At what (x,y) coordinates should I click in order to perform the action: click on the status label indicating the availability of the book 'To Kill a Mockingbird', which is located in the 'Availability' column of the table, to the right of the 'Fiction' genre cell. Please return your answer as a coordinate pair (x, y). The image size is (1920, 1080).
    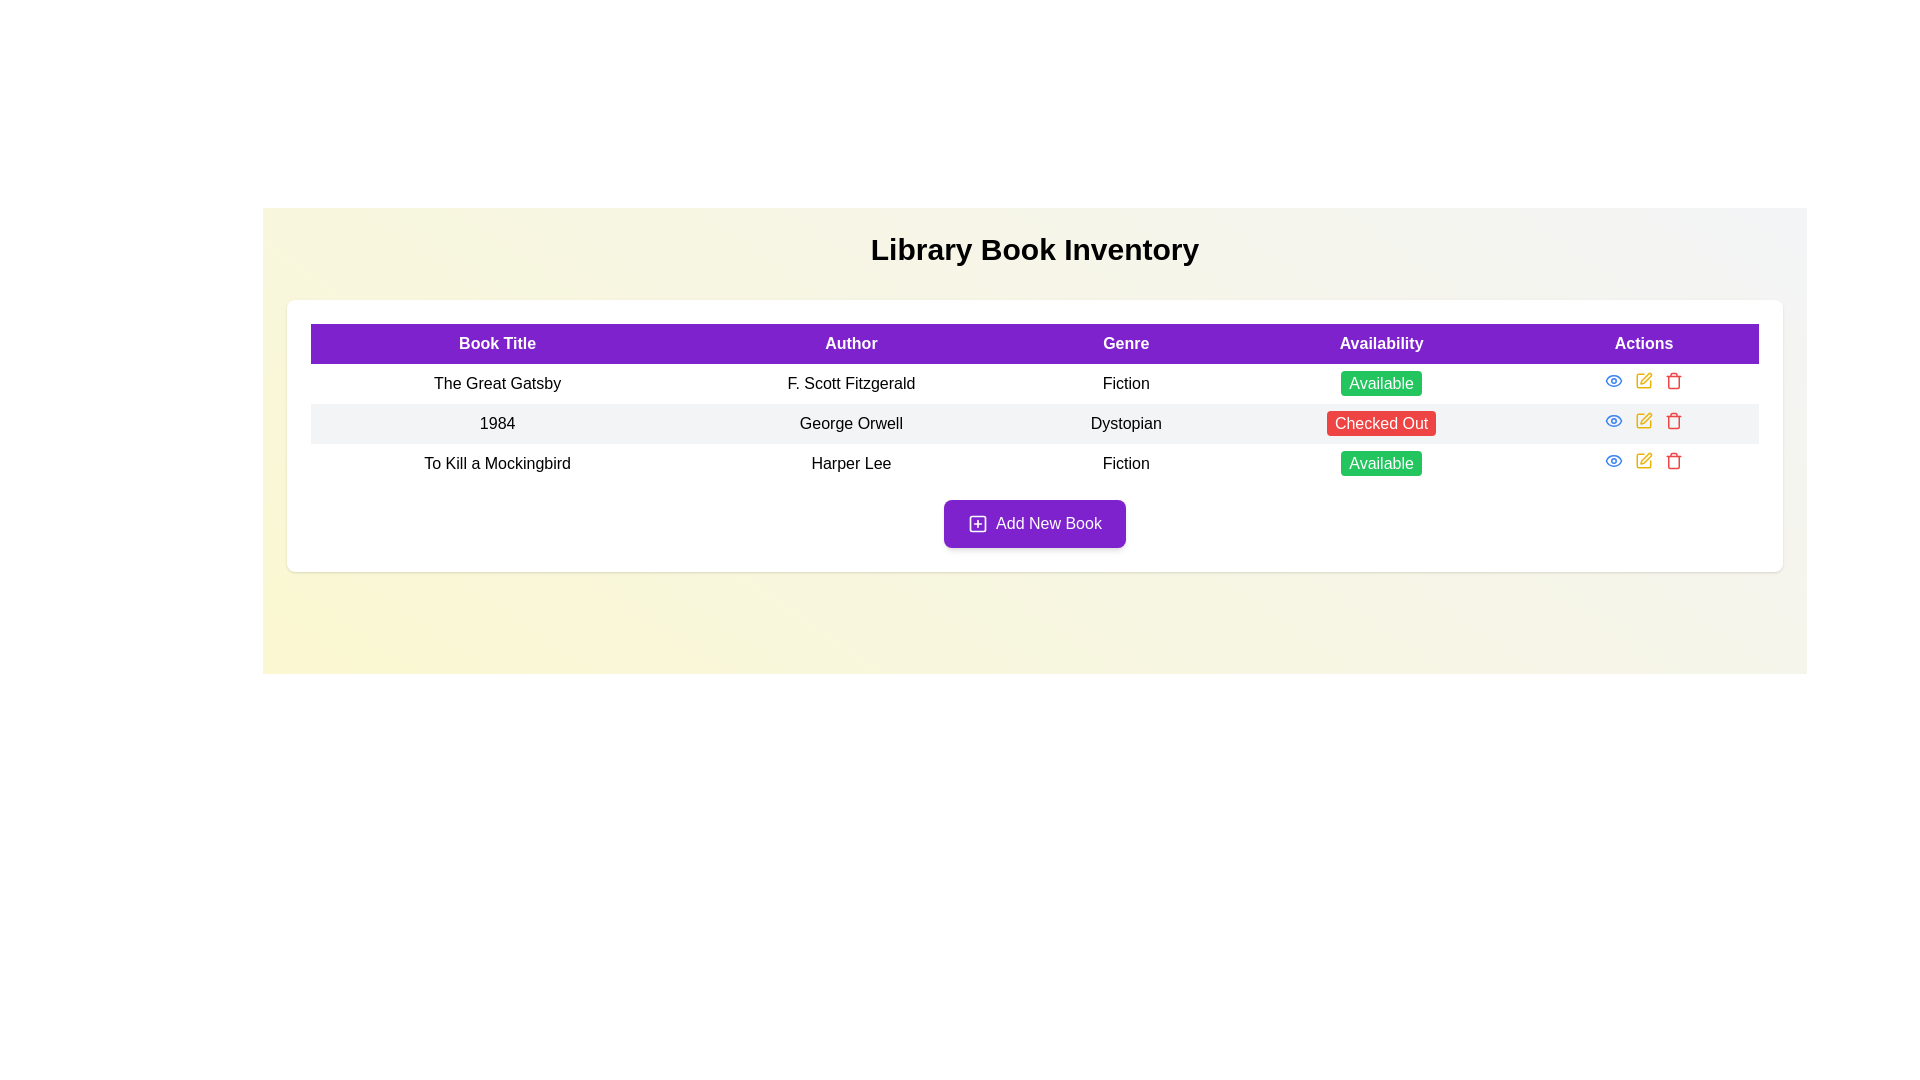
    Looking at the image, I should click on (1380, 463).